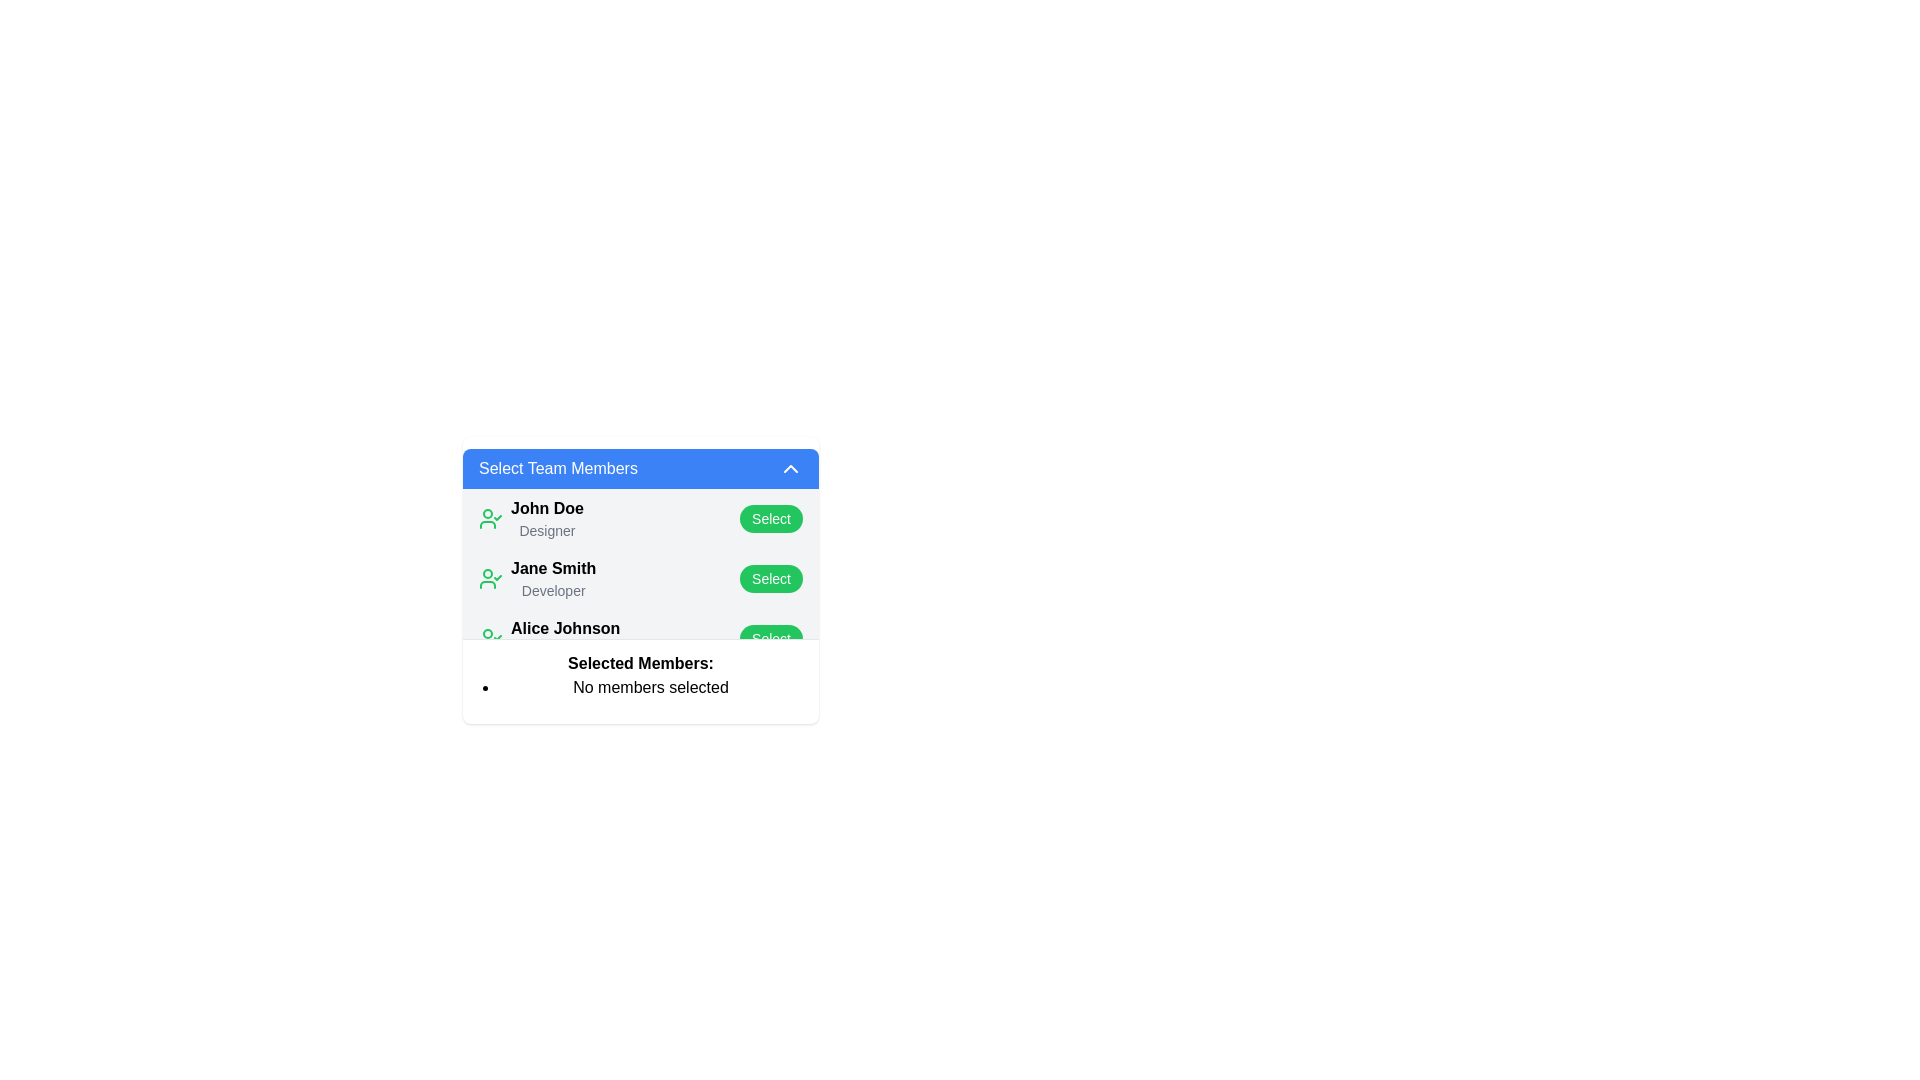 The image size is (1920, 1080). Describe the element at coordinates (790, 469) in the screenshot. I see `the chevron icon in the blue header bar` at that location.